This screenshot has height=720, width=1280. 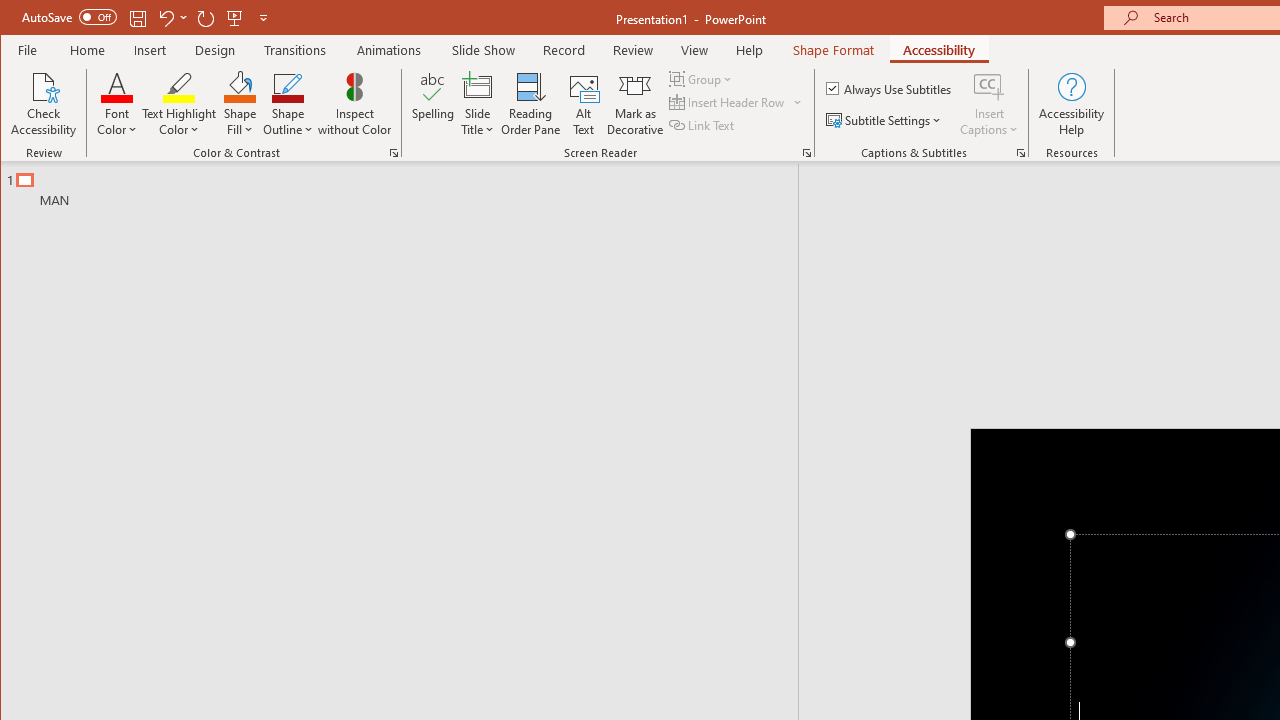 I want to click on 'Screen Reader', so click(x=807, y=152).